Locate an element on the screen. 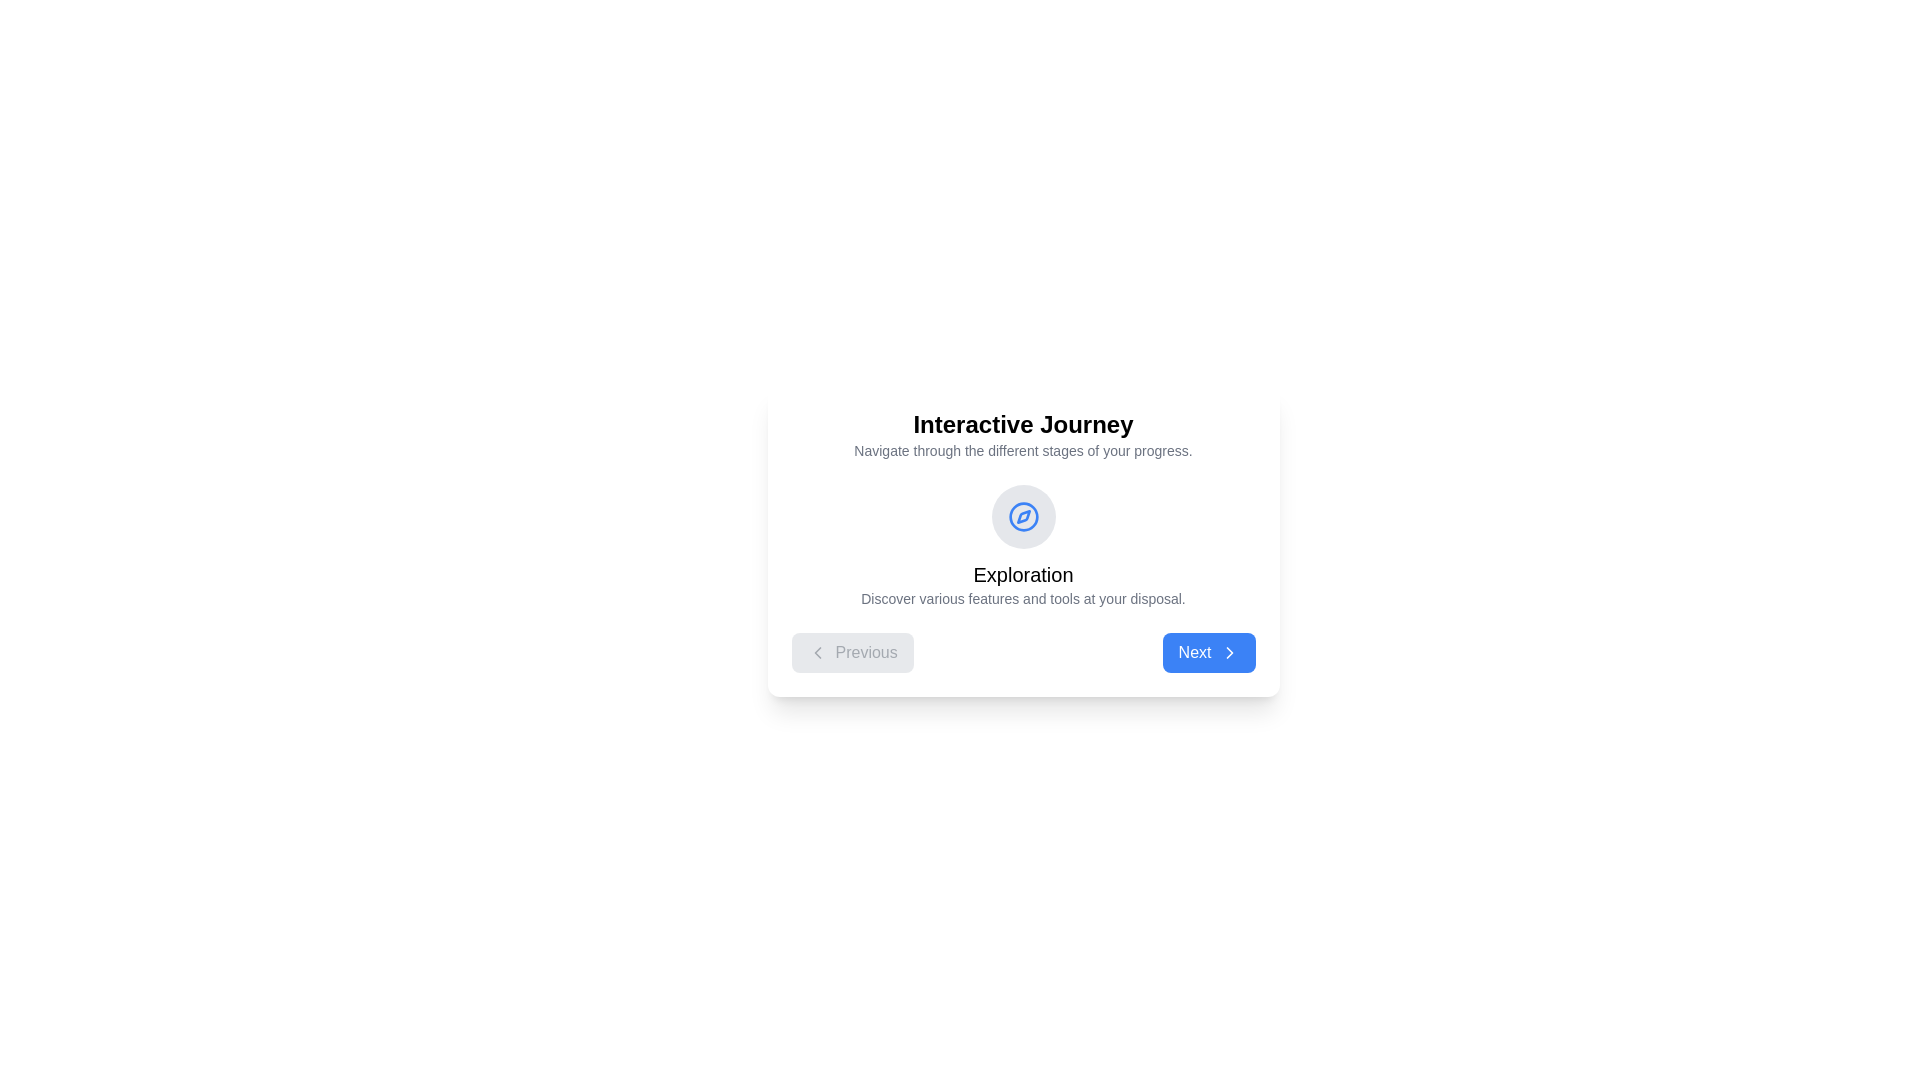  Icon located within the 'Previous' button at the lower left of the interactive card is located at coordinates (817, 652).